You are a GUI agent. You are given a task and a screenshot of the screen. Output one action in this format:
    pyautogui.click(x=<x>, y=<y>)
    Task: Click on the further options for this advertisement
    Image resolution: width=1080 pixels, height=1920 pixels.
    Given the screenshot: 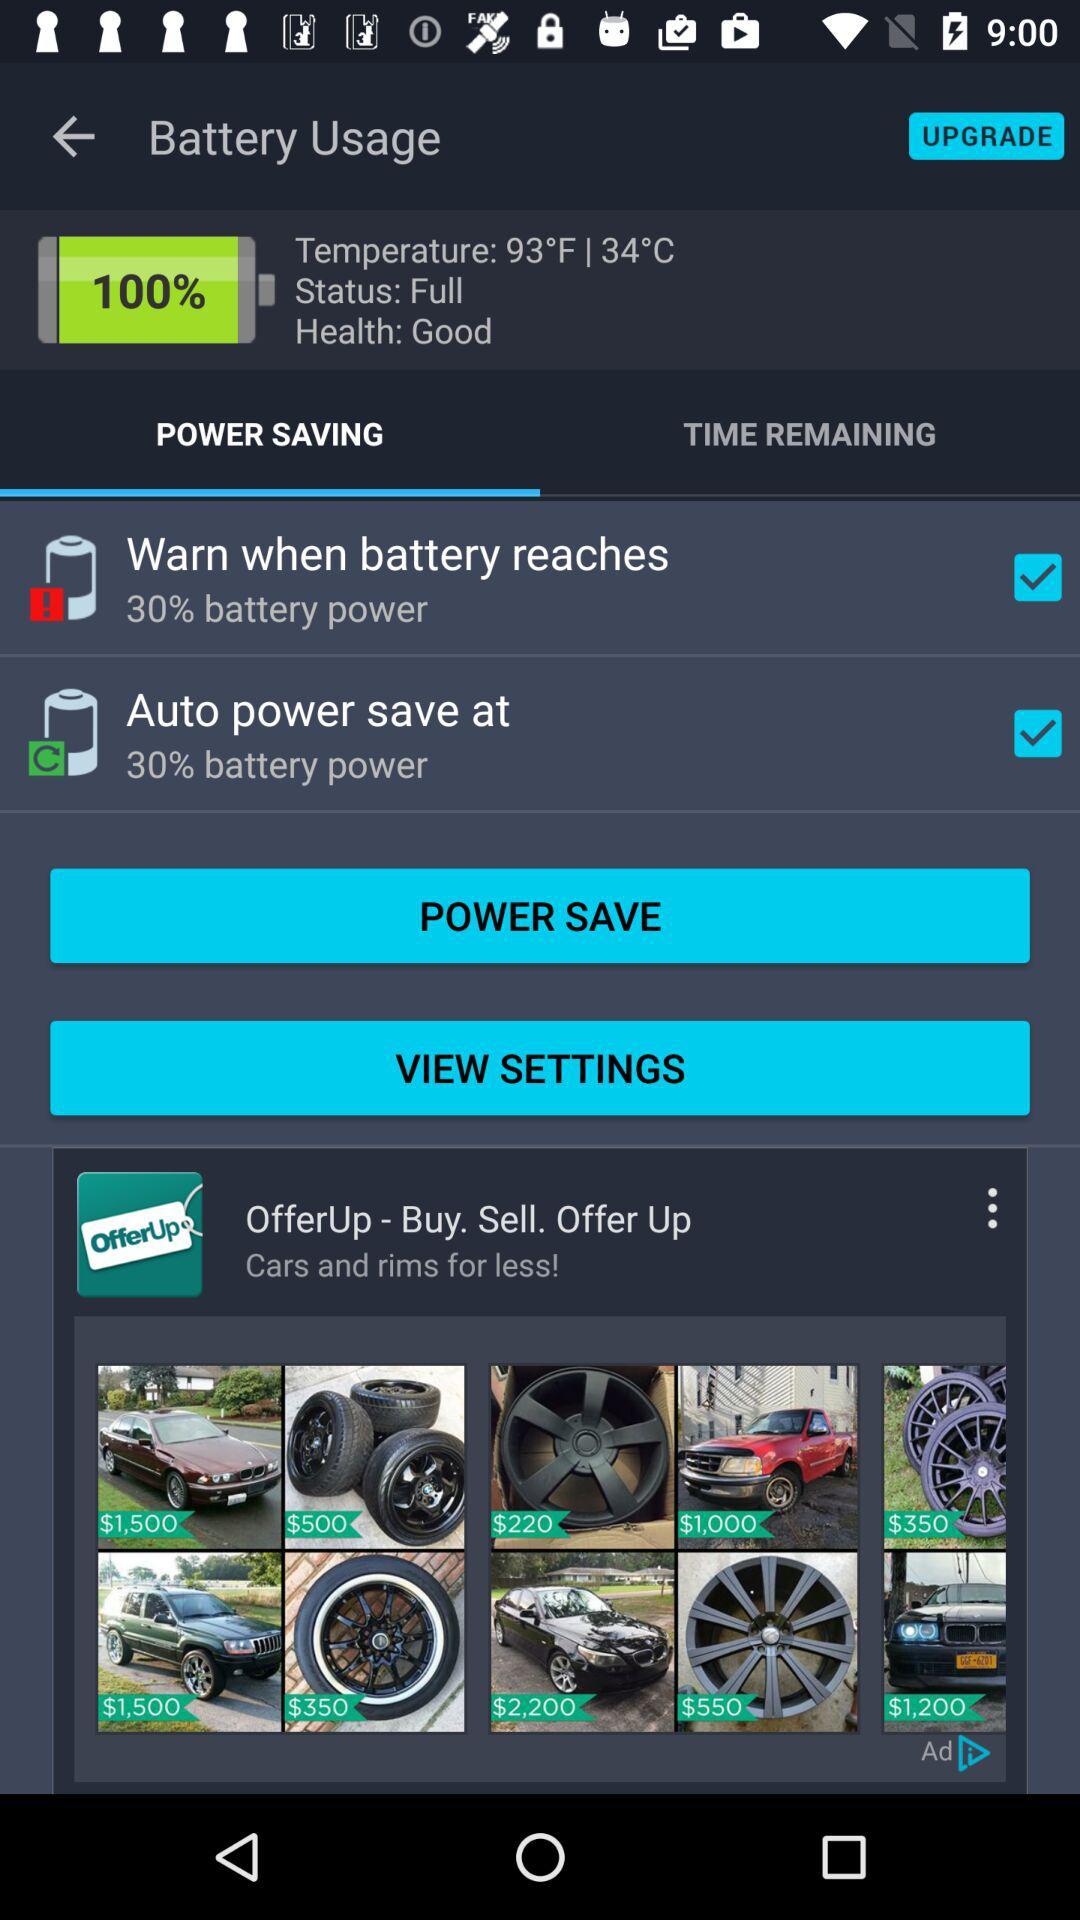 What is the action you would take?
    pyautogui.click(x=962, y=1223)
    